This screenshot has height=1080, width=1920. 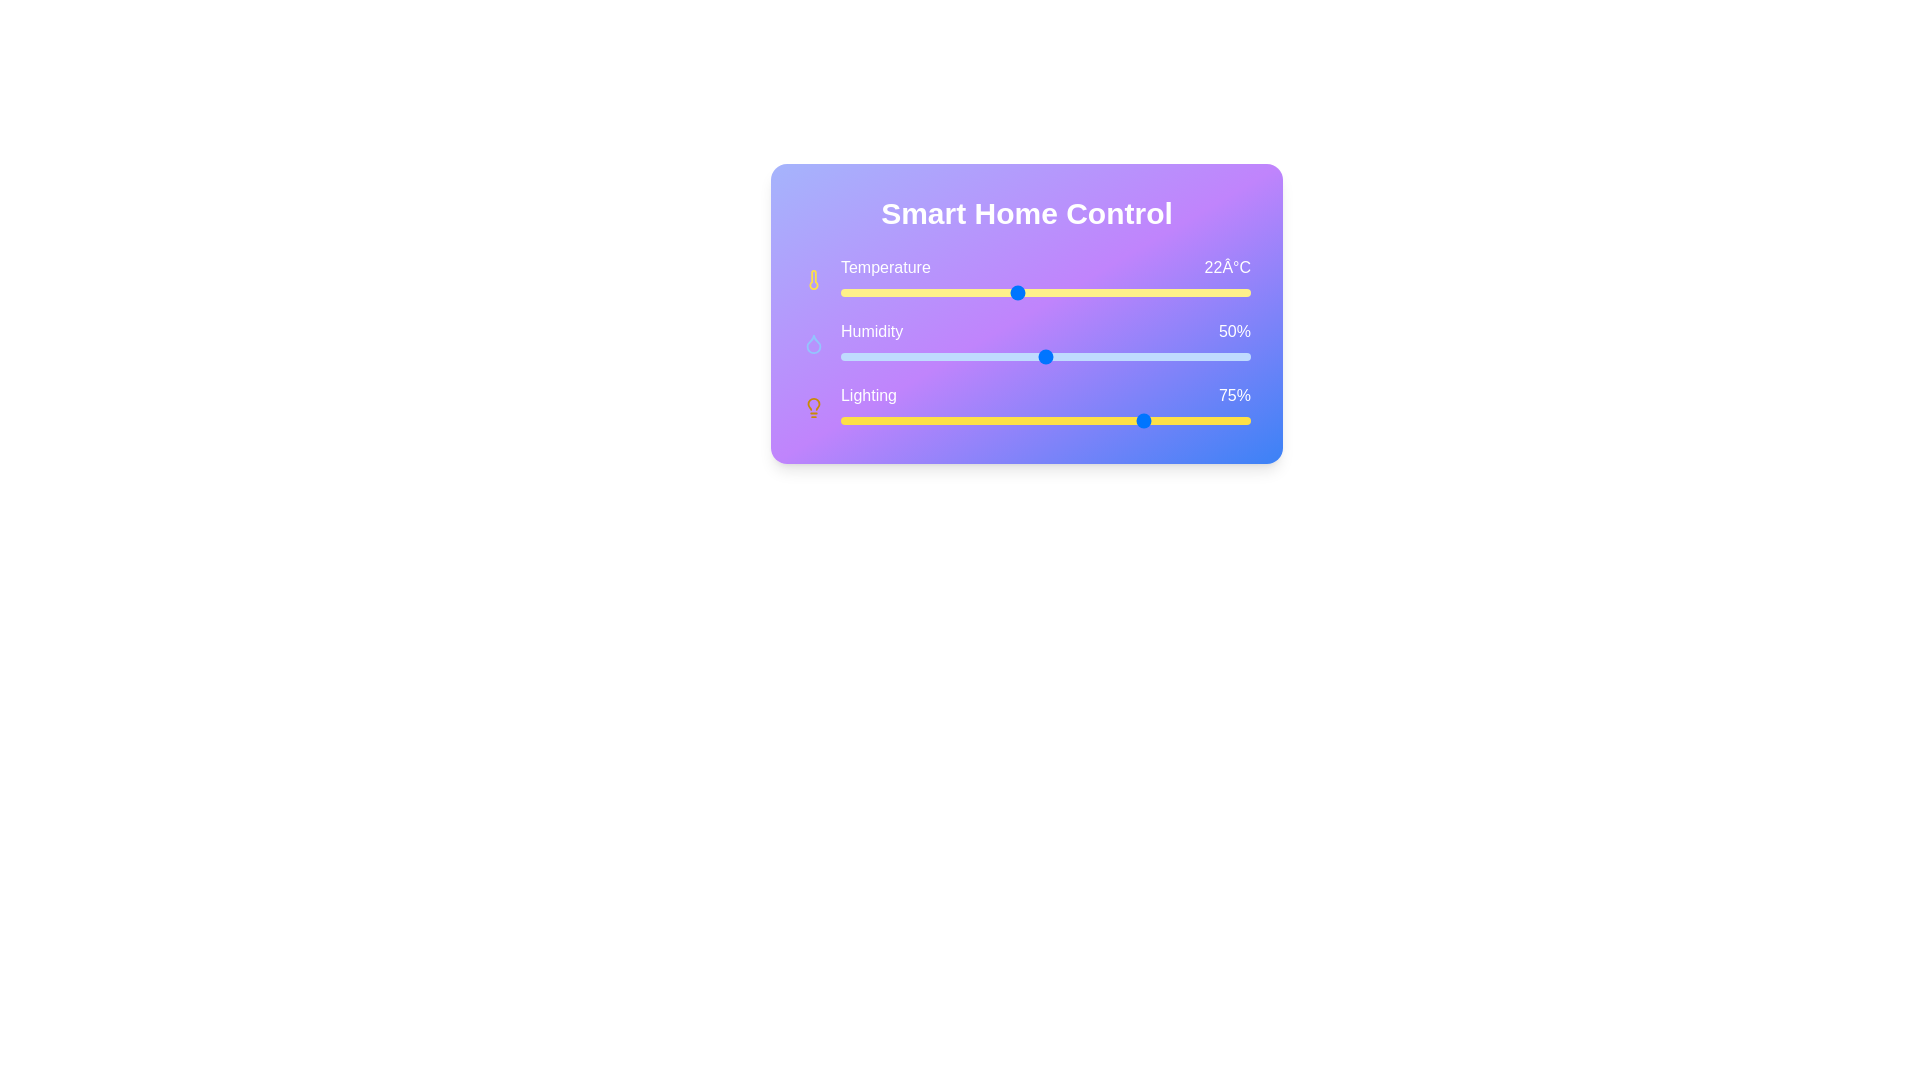 What do you see at coordinates (865, 419) in the screenshot?
I see `the lighting slider to set the lighting level to 6%` at bounding box center [865, 419].